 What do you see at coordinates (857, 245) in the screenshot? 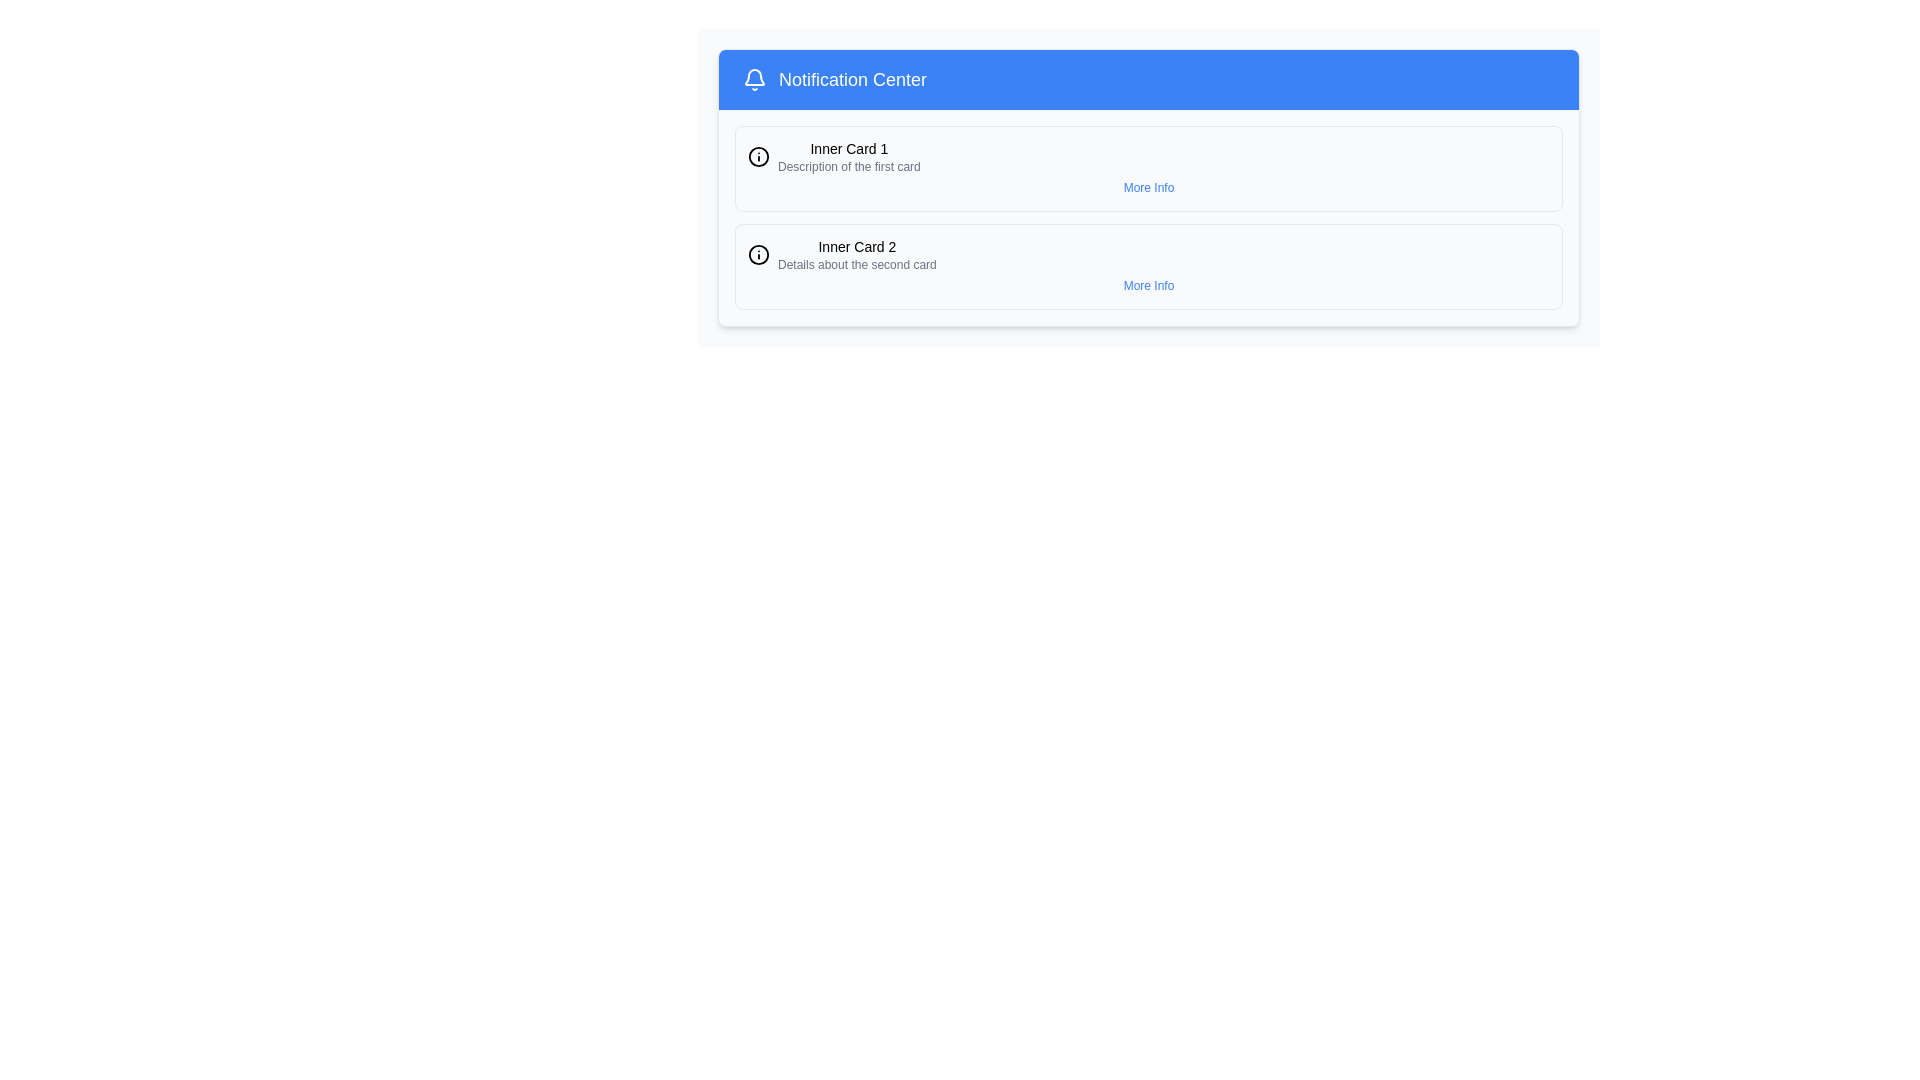
I see `the title text label that identifies the card section, located in the upper part of the card component` at bounding box center [857, 245].